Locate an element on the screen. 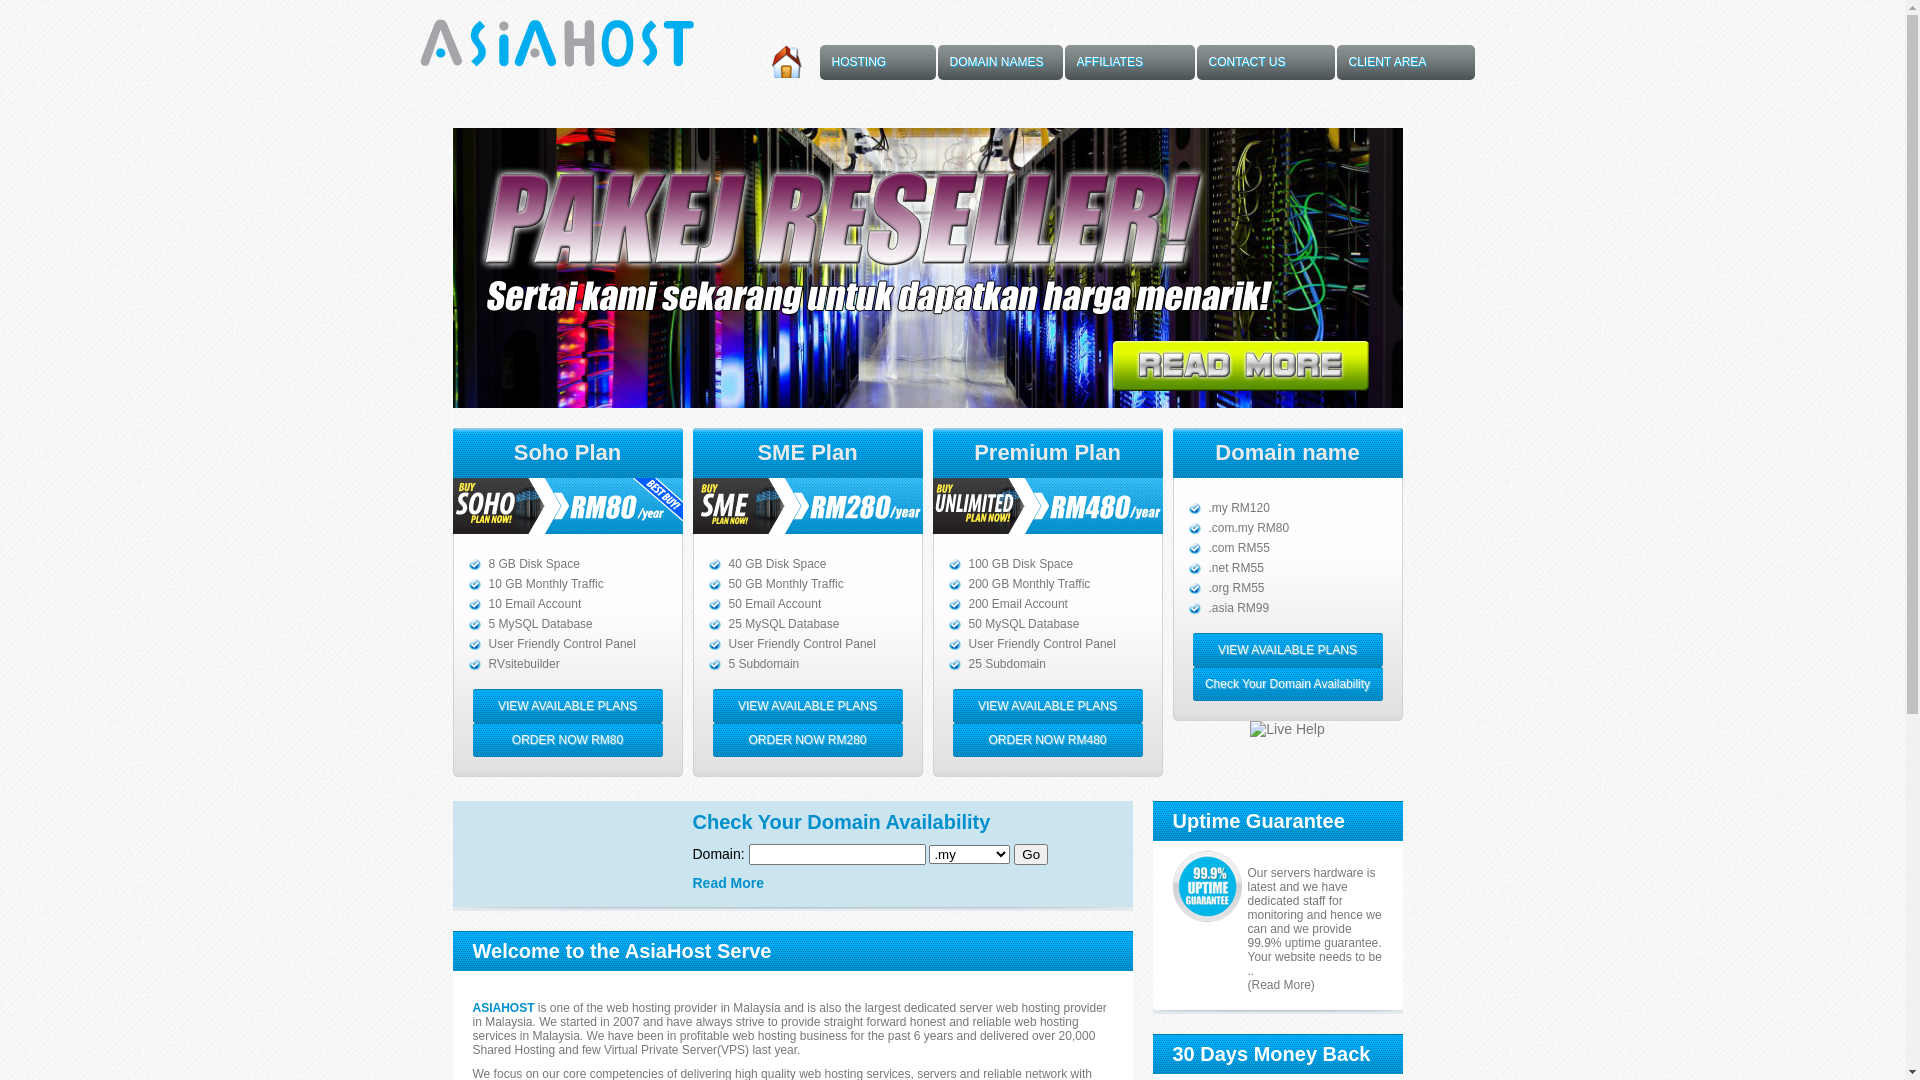  'CLIENT AREA' is located at coordinates (1404, 61).